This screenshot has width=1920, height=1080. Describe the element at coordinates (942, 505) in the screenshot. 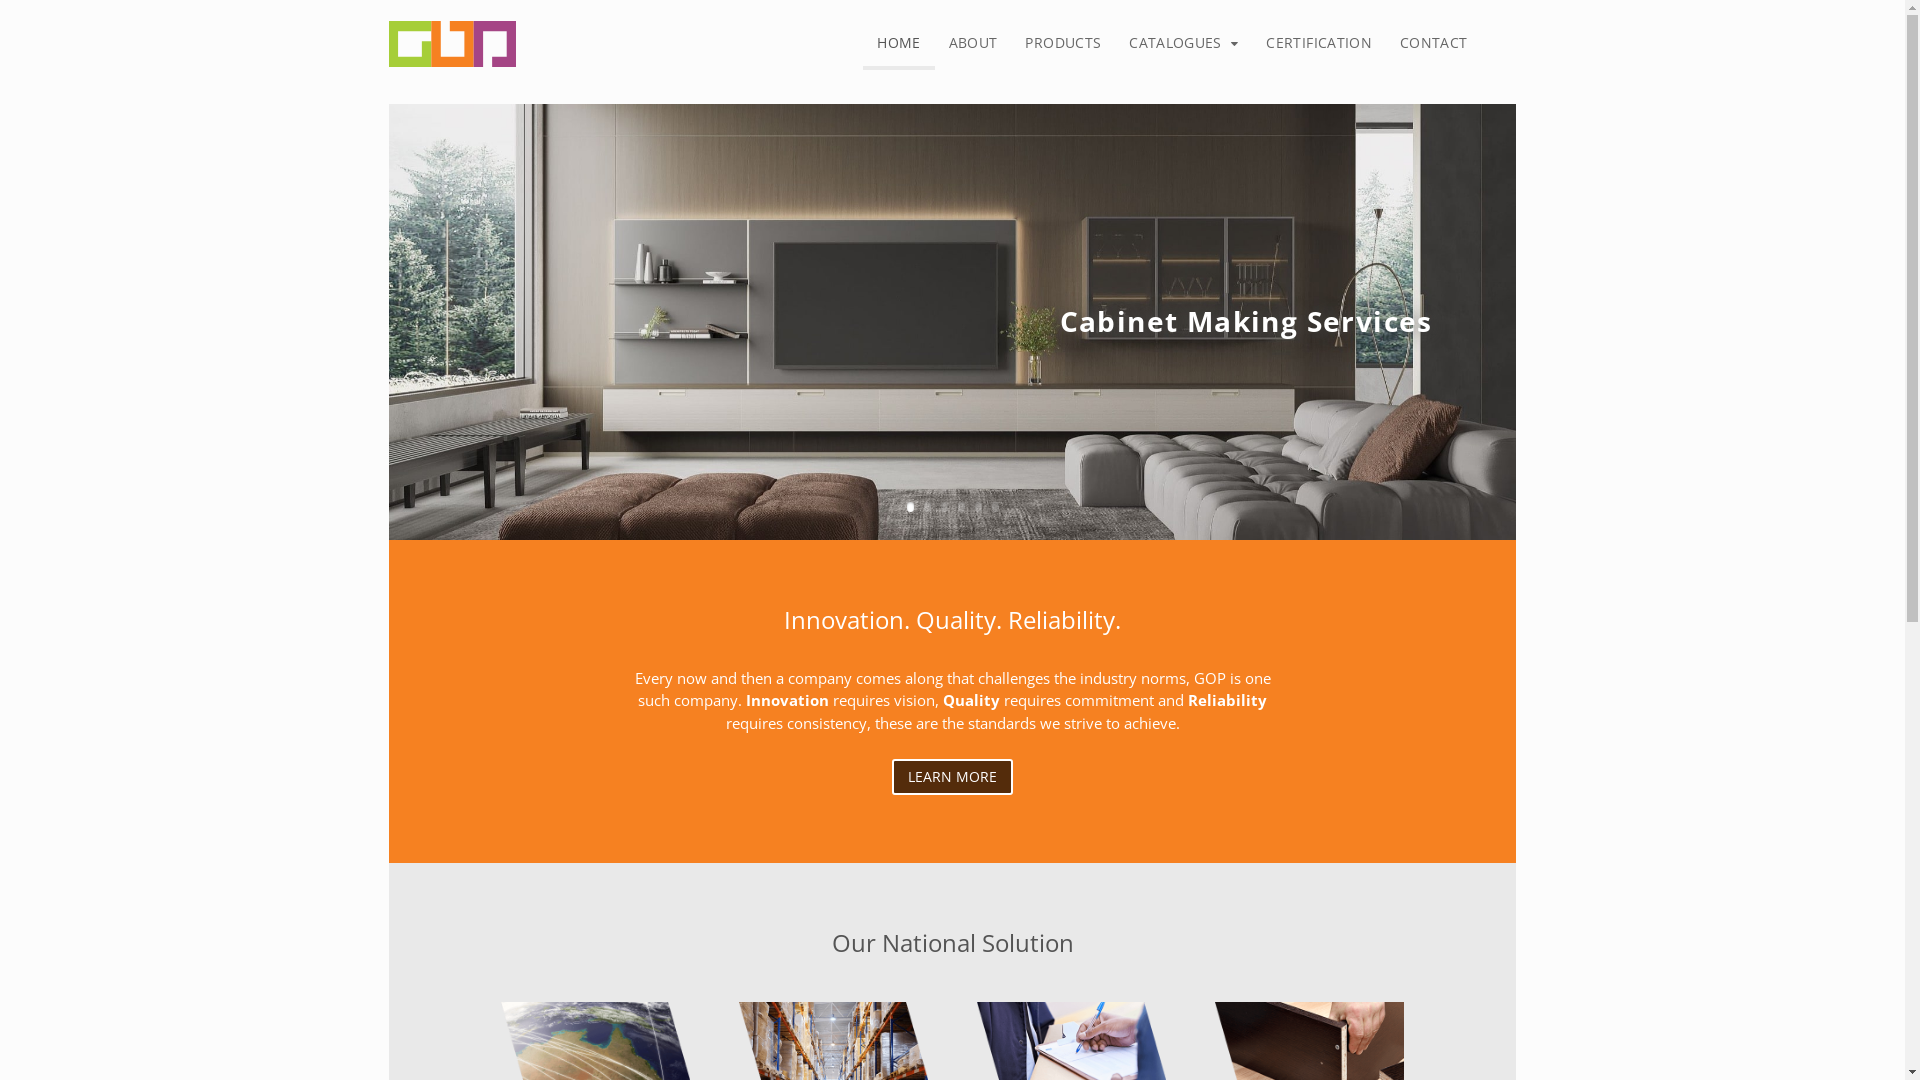

I see `'3'` at that location.